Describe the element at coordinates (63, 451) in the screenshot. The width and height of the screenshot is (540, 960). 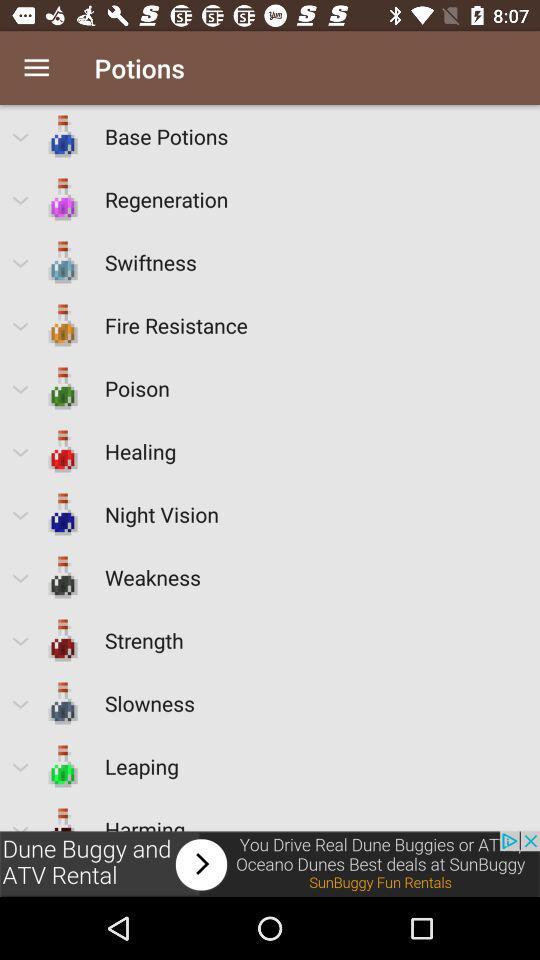
I see `the image to the left of healing text` at that location.